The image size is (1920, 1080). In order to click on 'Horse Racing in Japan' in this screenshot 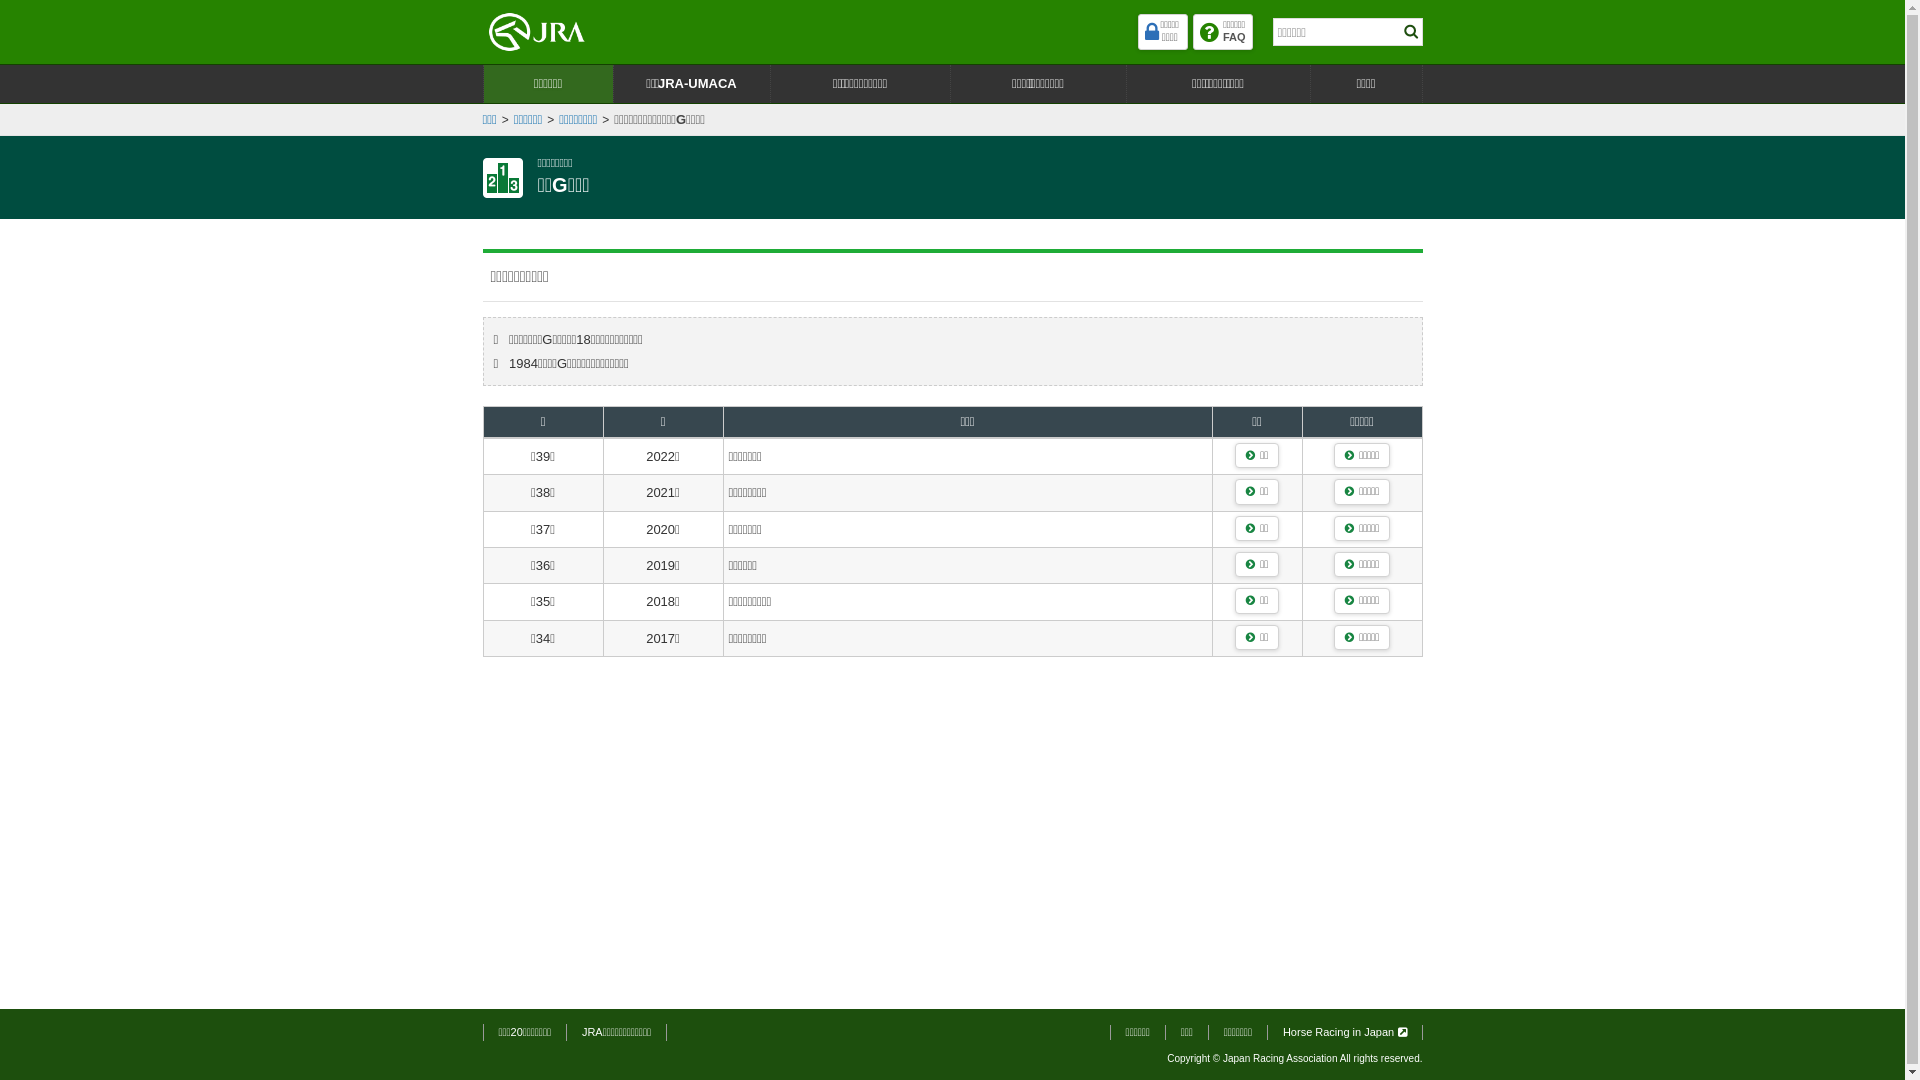, I will do `click(1282, 1032)`.